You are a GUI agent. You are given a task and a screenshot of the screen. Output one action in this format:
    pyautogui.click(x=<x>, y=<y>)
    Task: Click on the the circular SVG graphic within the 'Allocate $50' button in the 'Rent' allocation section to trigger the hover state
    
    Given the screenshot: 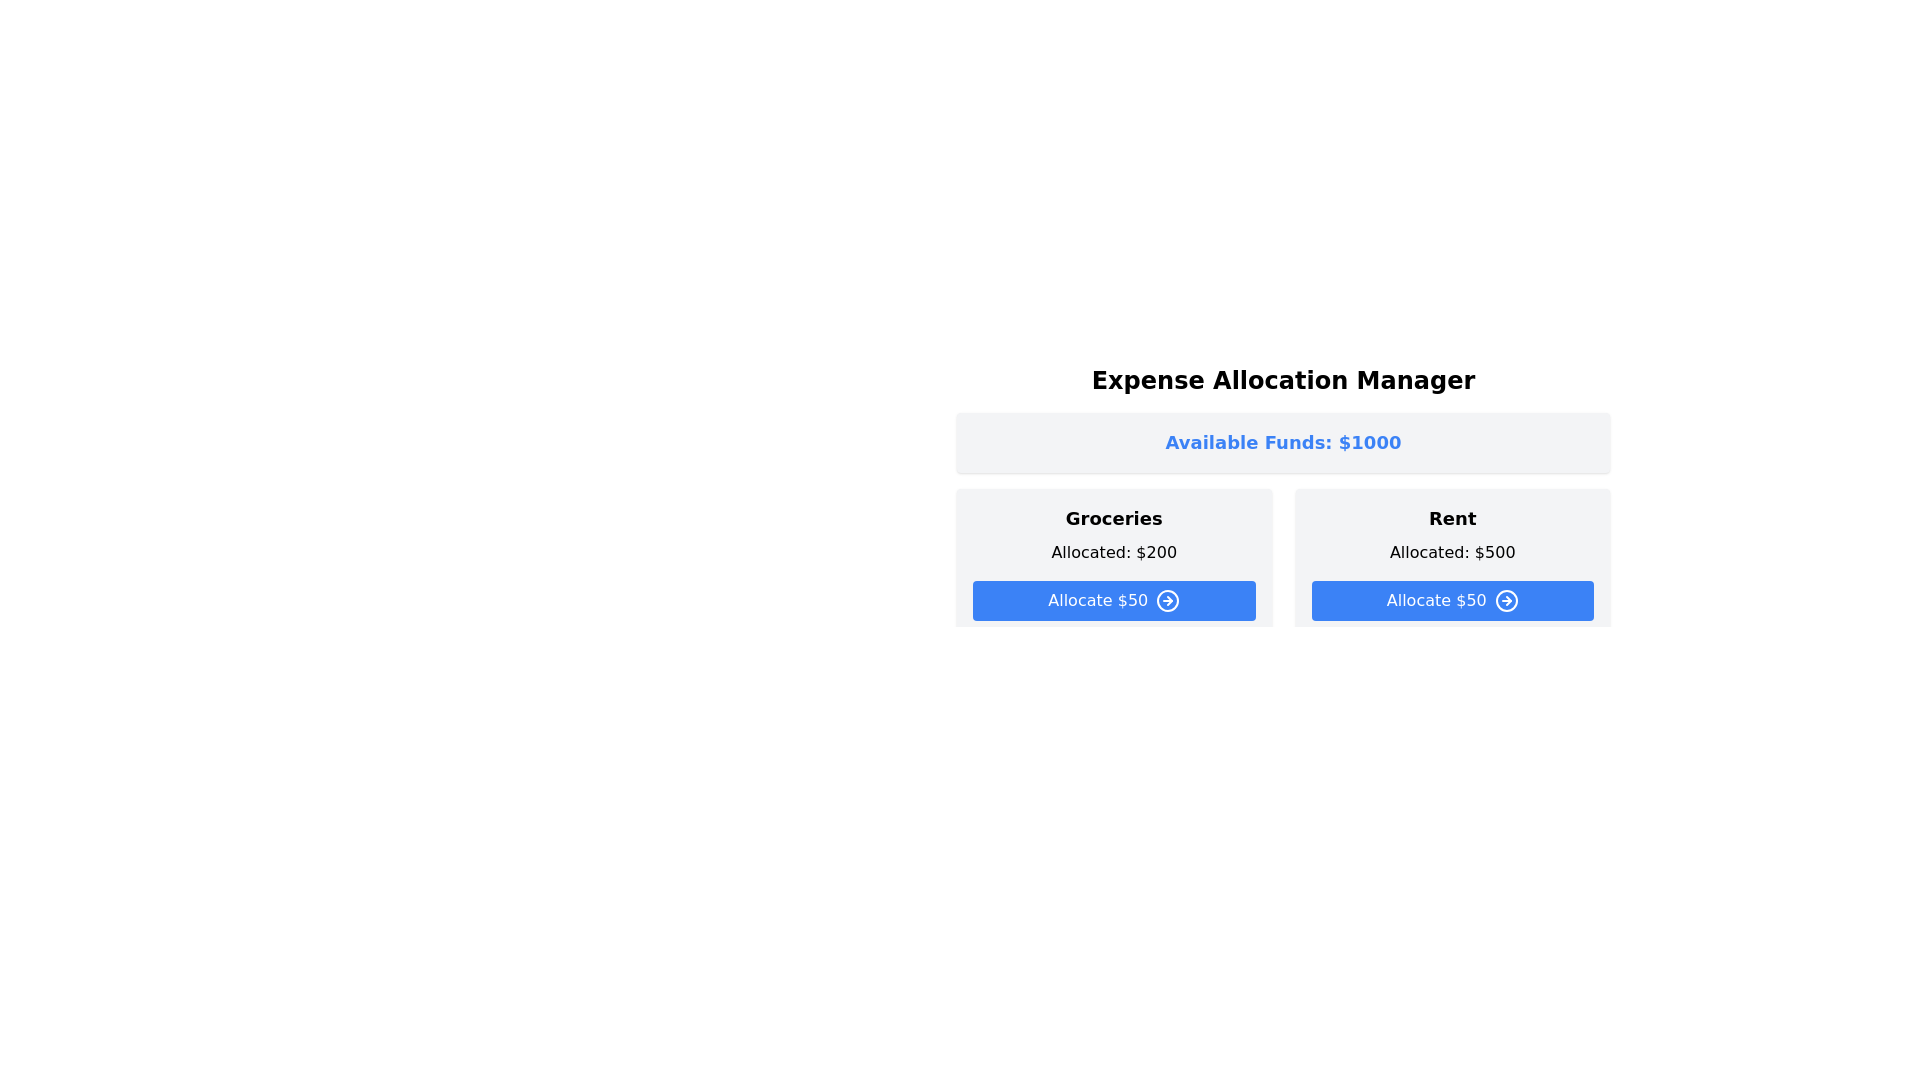 What is the action you would take?
    pyautogui.click(x=1506, y=600)
    